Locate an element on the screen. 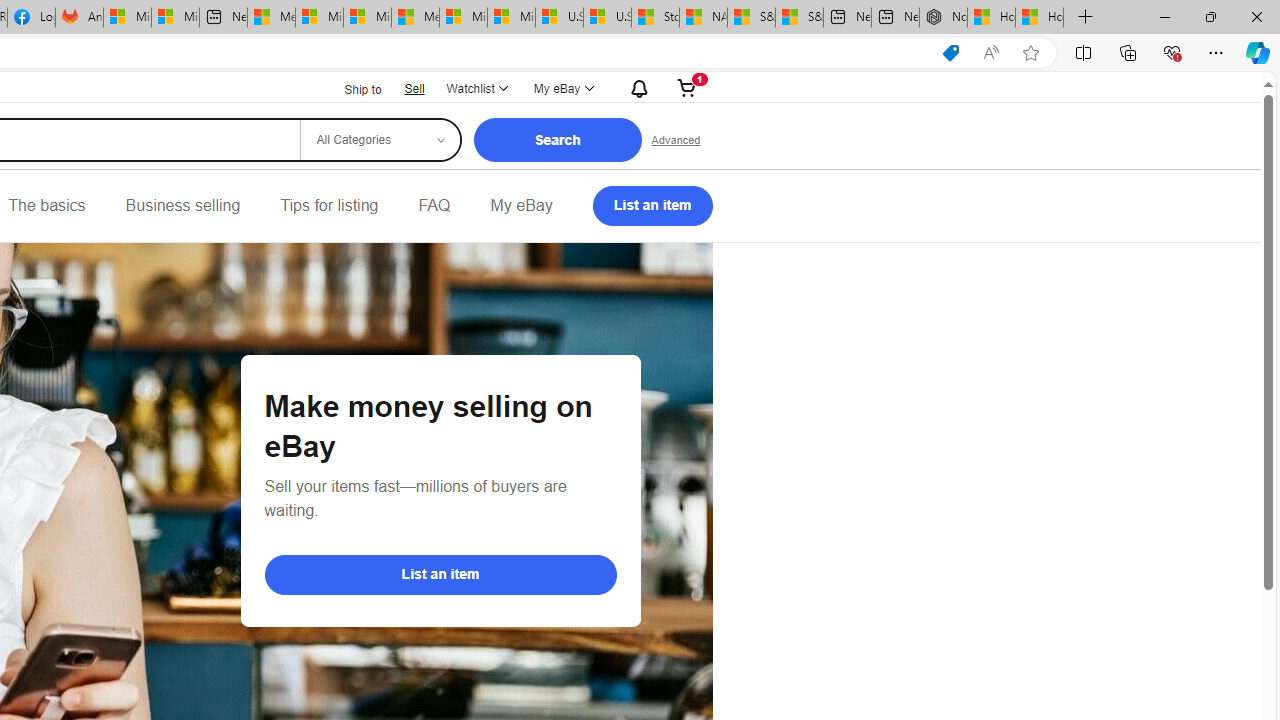  'Business selling' is located at coordinates (183, 205).